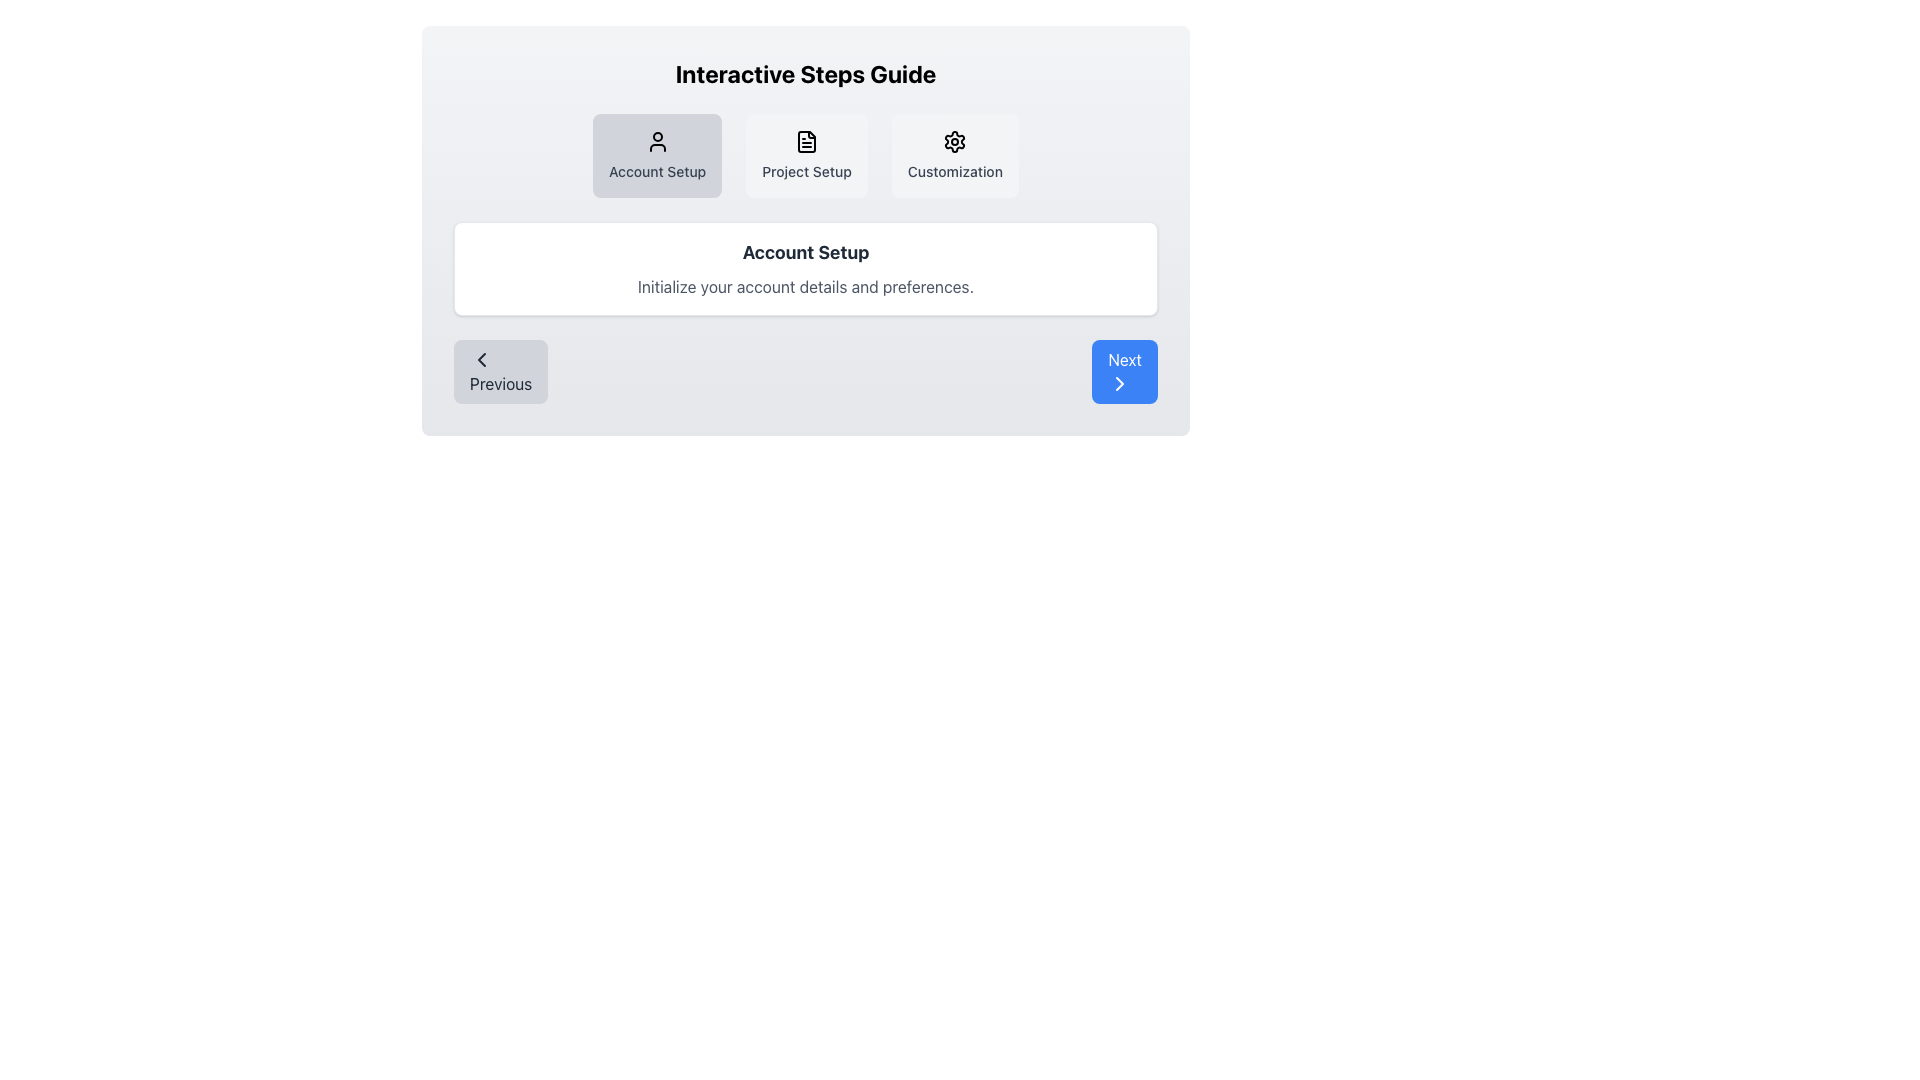 The width and height of the screenshot is (1920, 1080). What do you see at coordinates (806, 141) in the screenshot?
I see `the second SVG icon in the navigation bar, which resembles a document or file with a folded corner and red detailing` at bounding box center [806, 141].